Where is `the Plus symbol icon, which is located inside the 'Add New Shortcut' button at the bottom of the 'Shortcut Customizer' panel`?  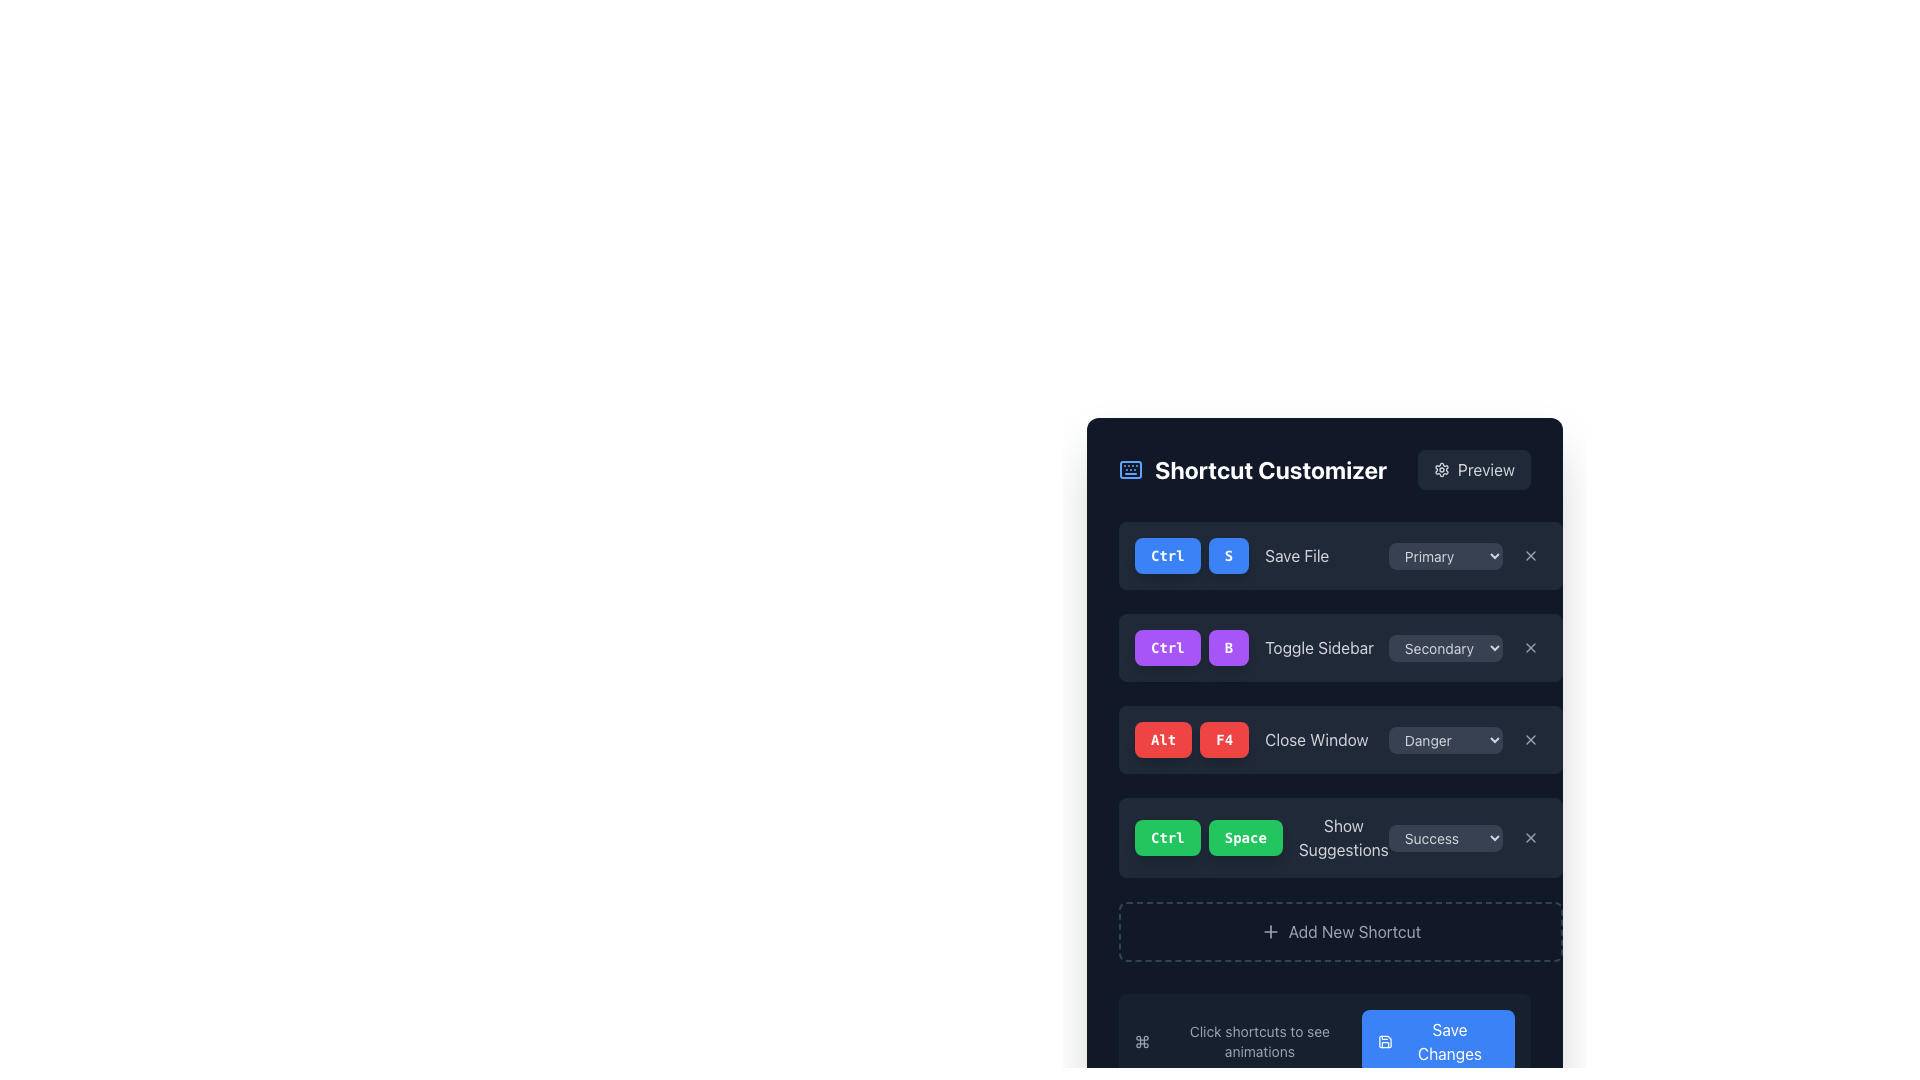
the Plus symbol icon, which is located inside the 'Add New Shortcut' button at the bottom of the 'Shortcut Customizer' panel is located at coordinates (1269, 932).